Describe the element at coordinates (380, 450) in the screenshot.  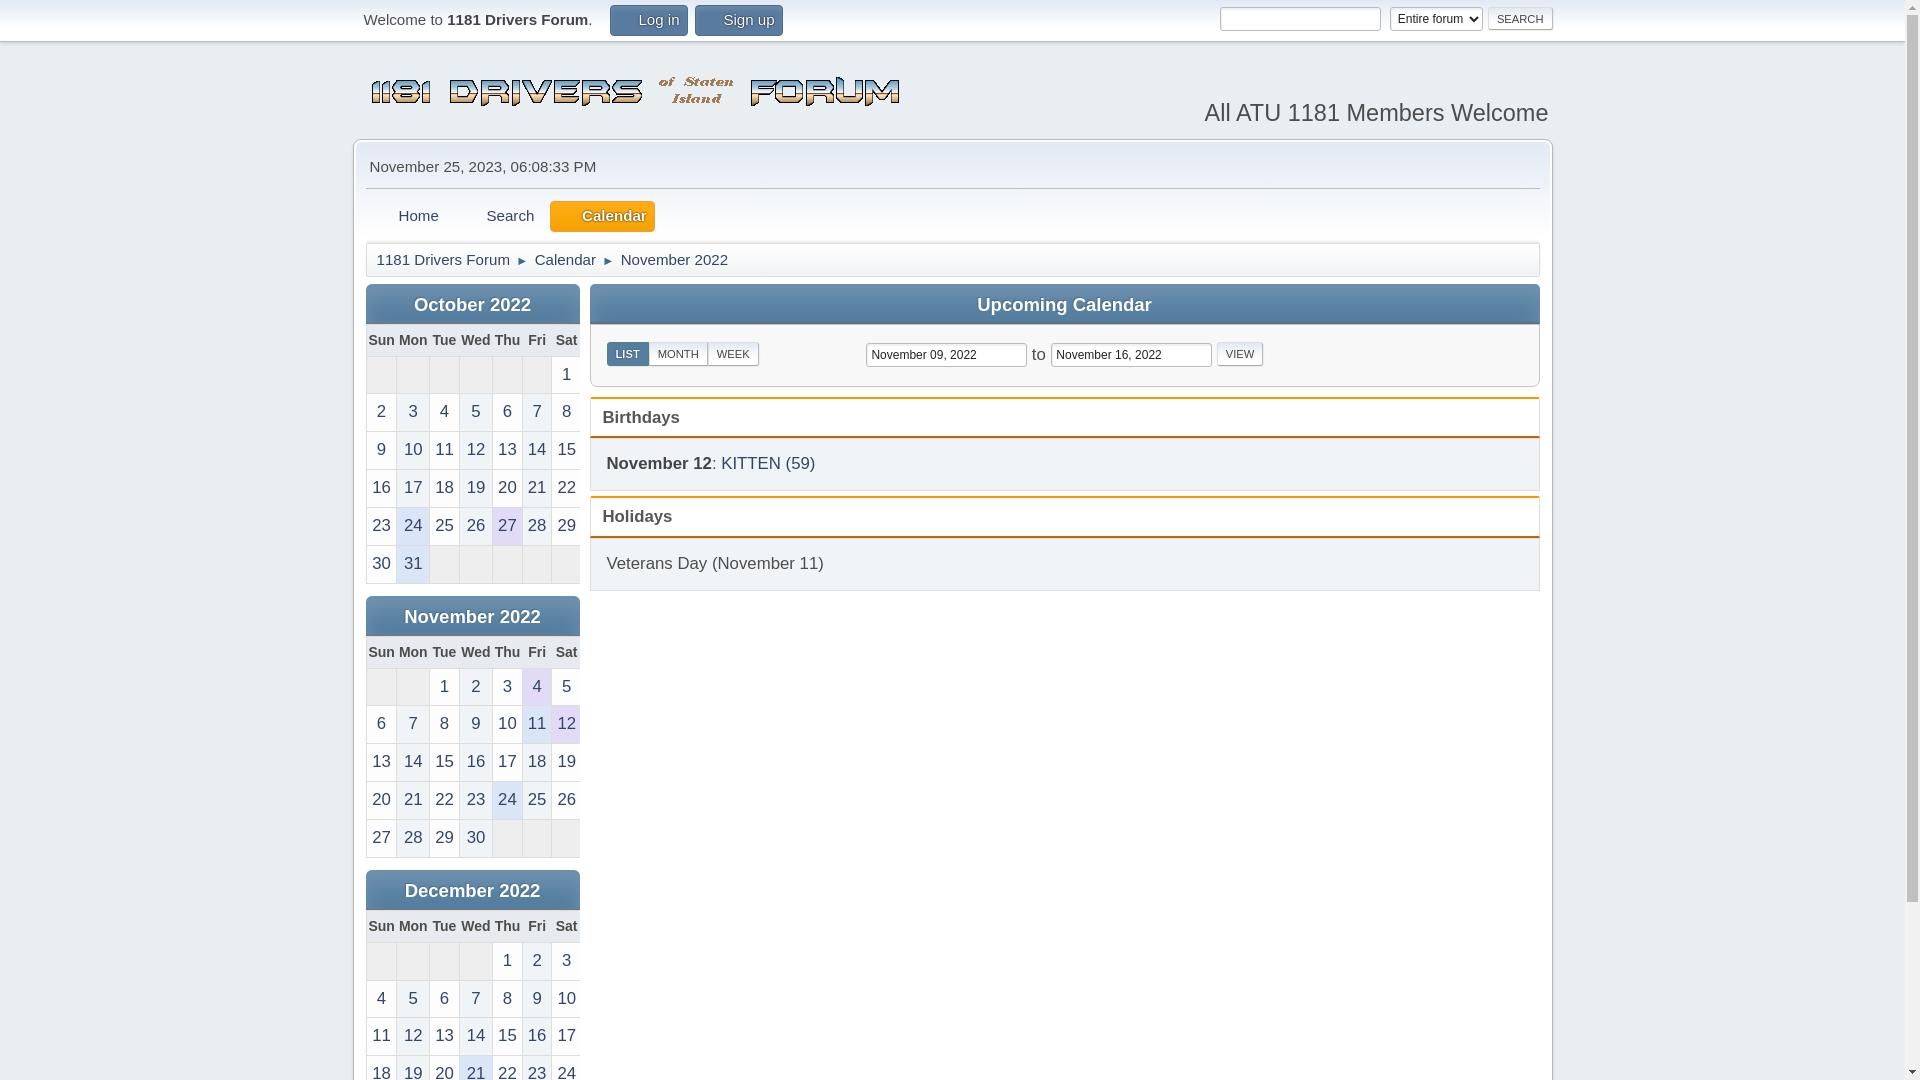
I see `'9'` at that location.